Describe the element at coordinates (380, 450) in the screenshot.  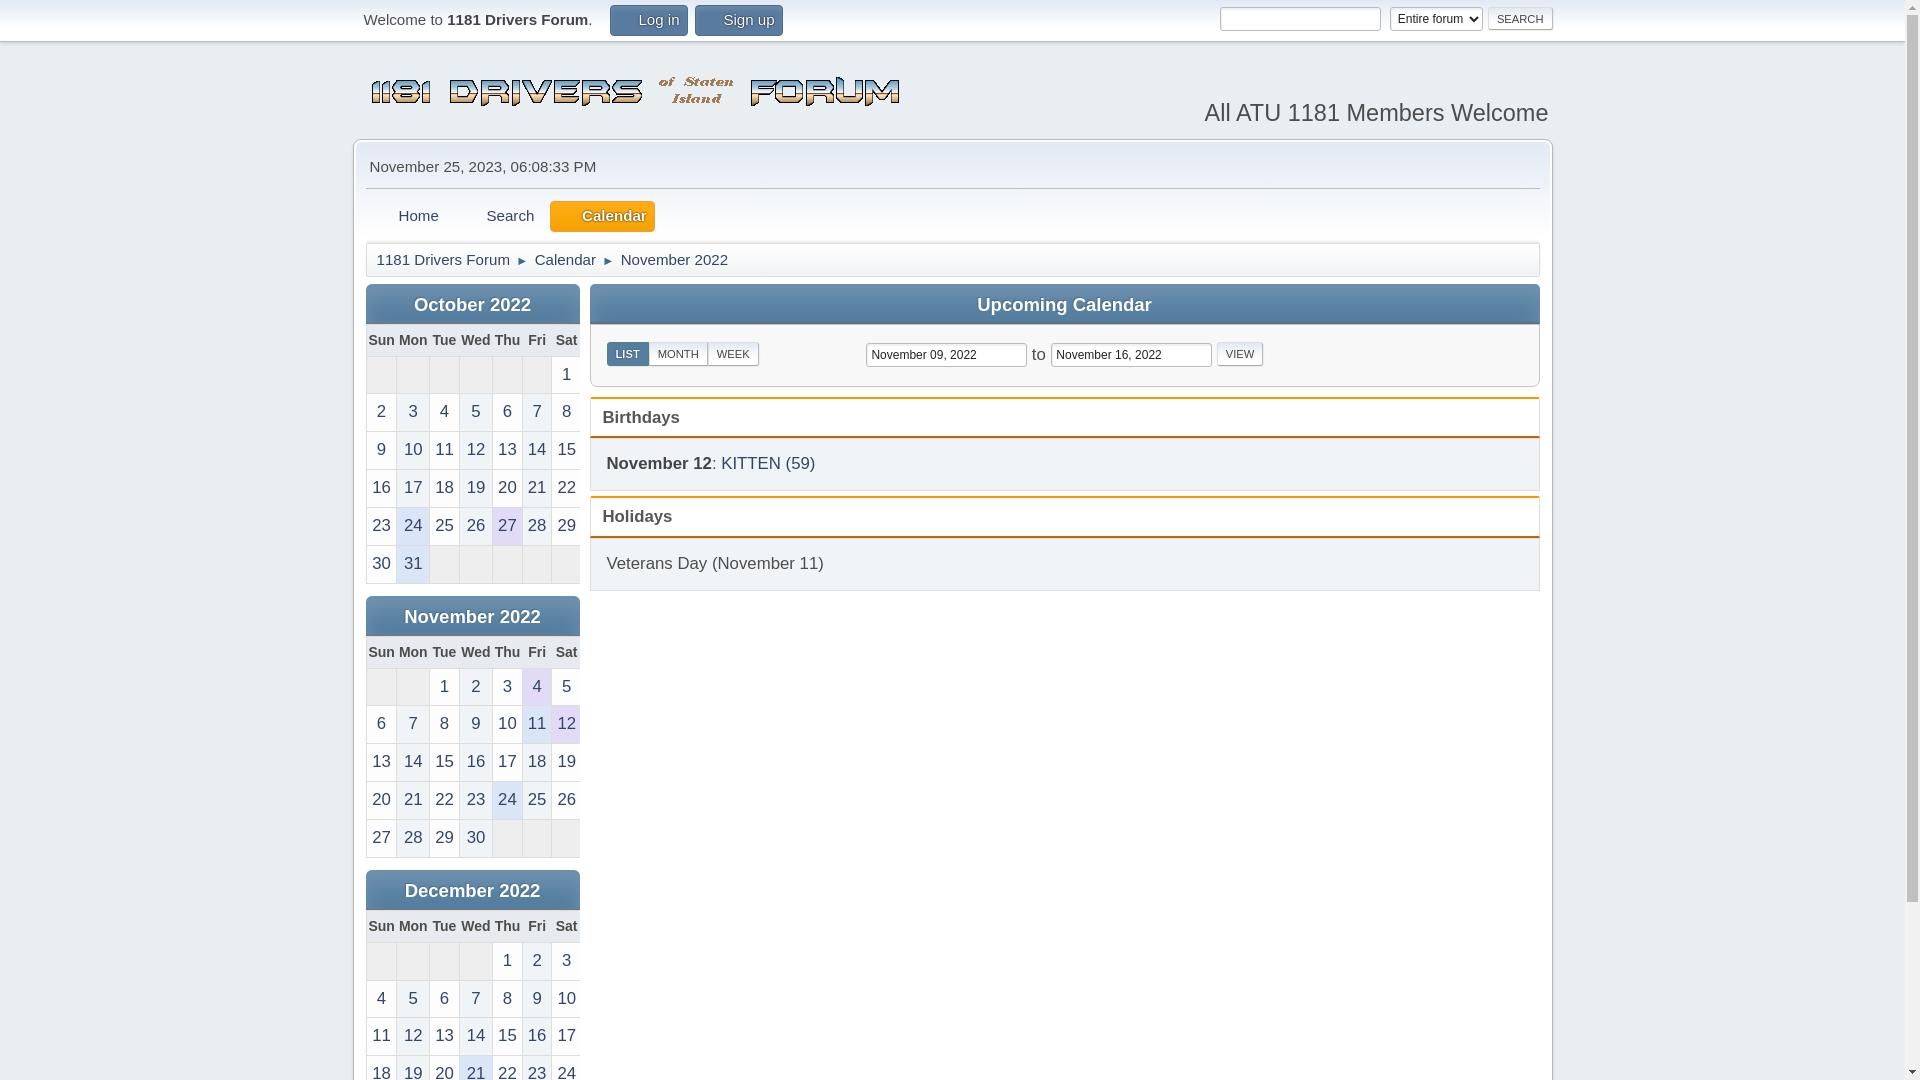
I see `'9'` at that location.